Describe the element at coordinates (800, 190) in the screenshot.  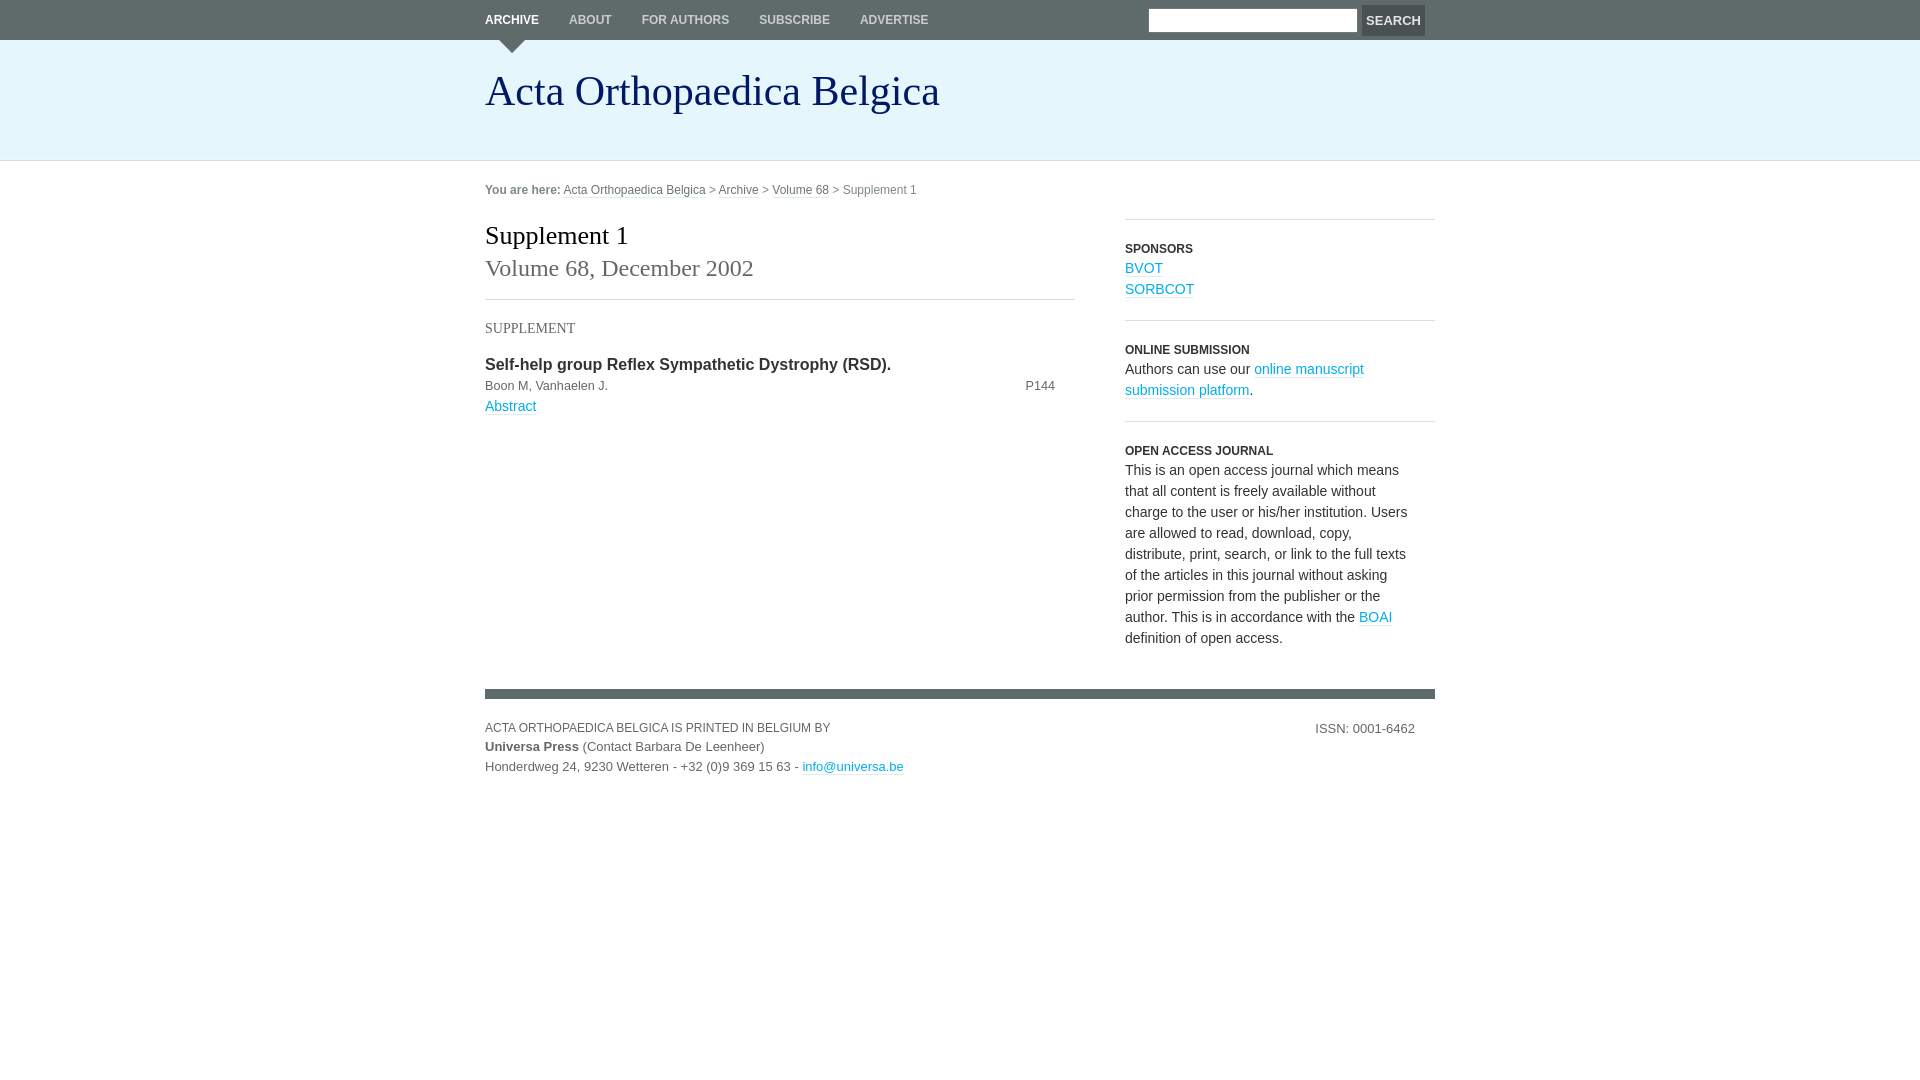
I see `'Volume 68'` at that location.